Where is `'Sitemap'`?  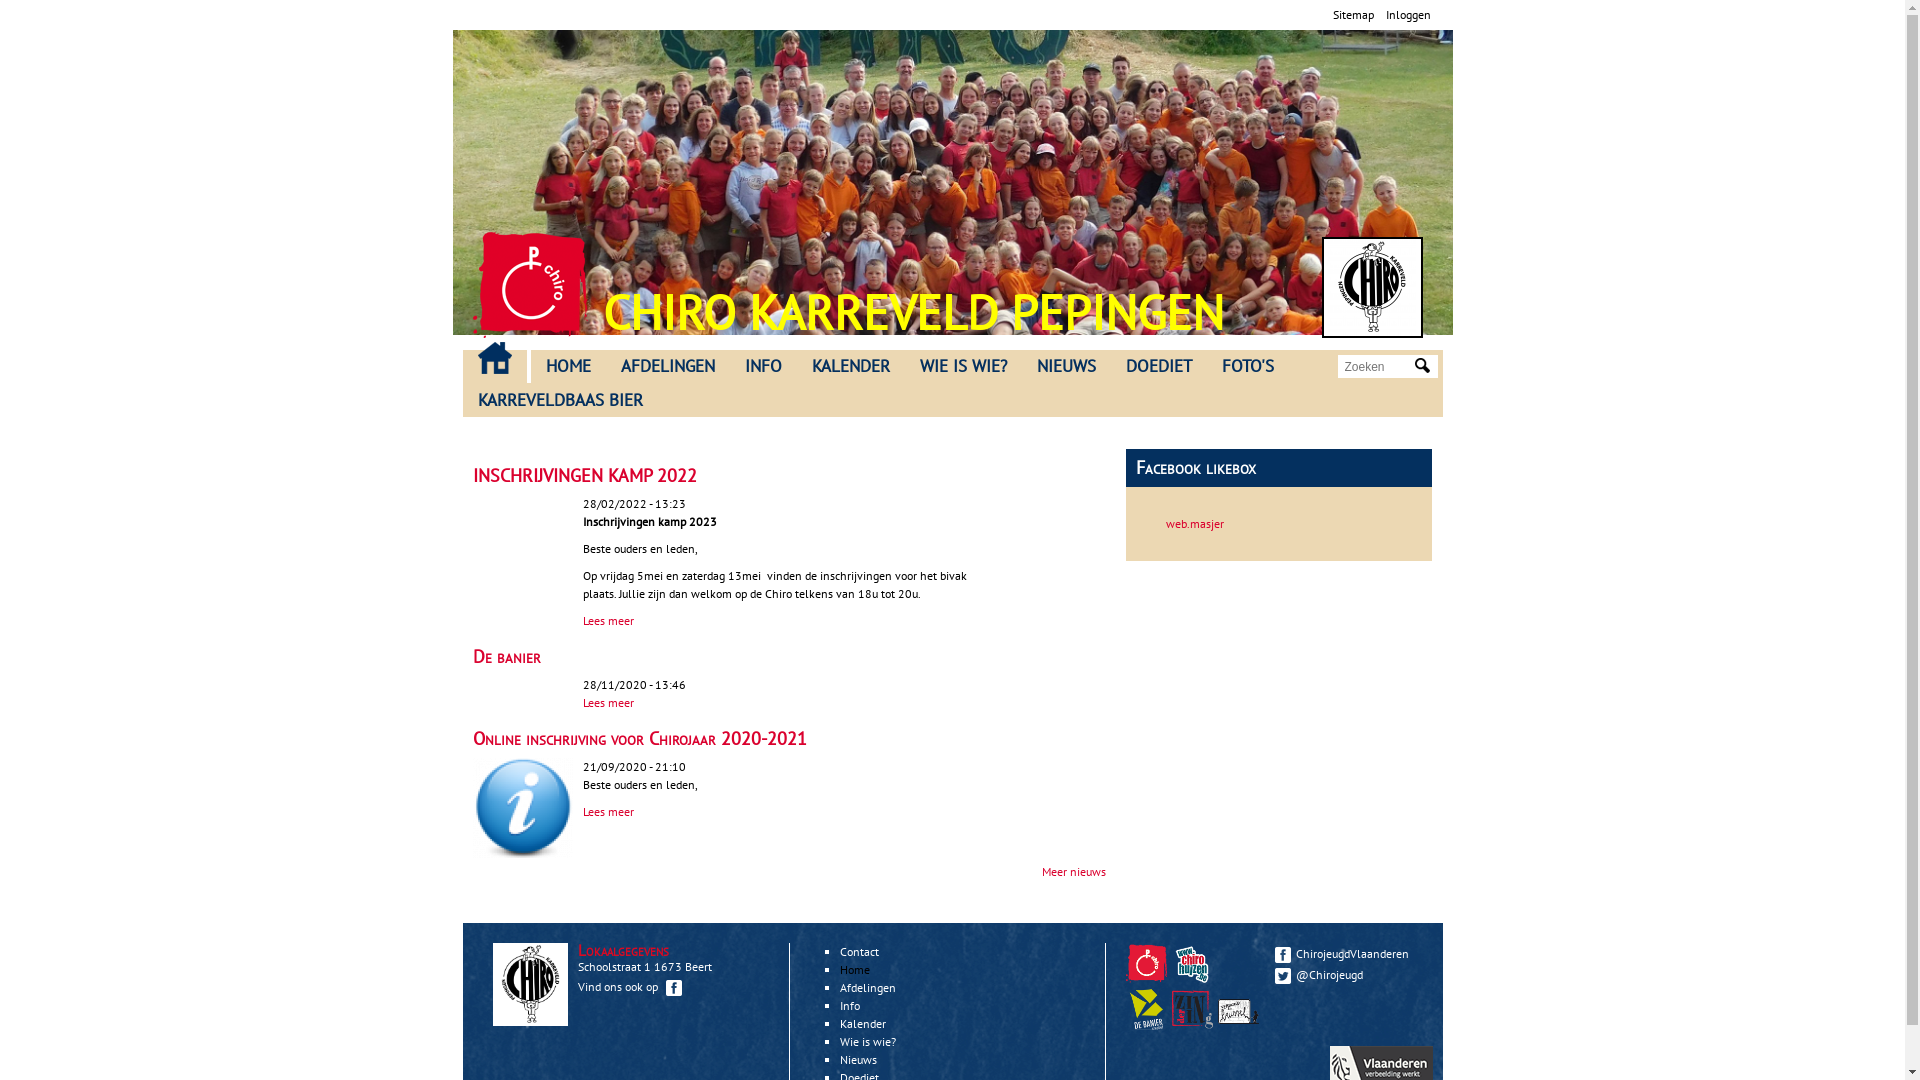
'Sitemap' is located at coordinates (1331, 14).